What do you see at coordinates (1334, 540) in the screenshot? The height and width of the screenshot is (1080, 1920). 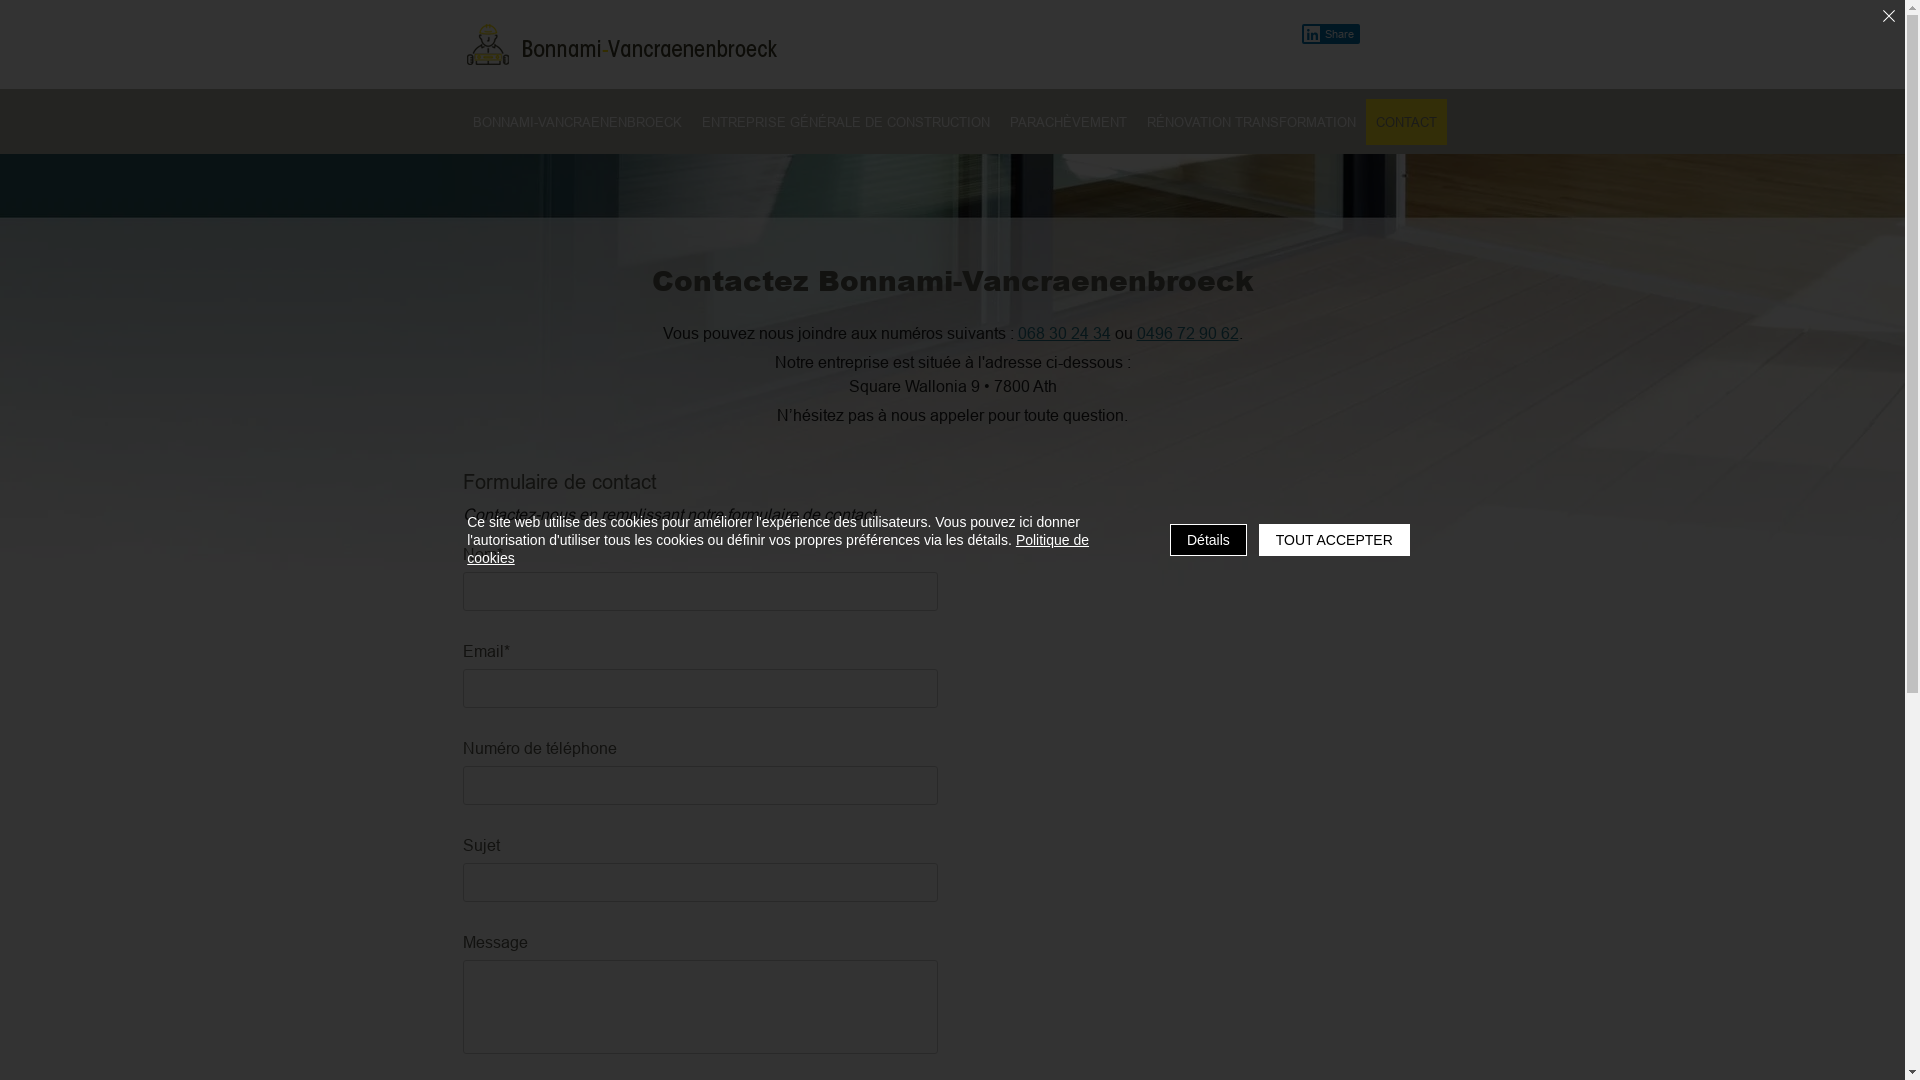 I see `'TOUT ACCEPTER'` at bounding box center [1334, 540].